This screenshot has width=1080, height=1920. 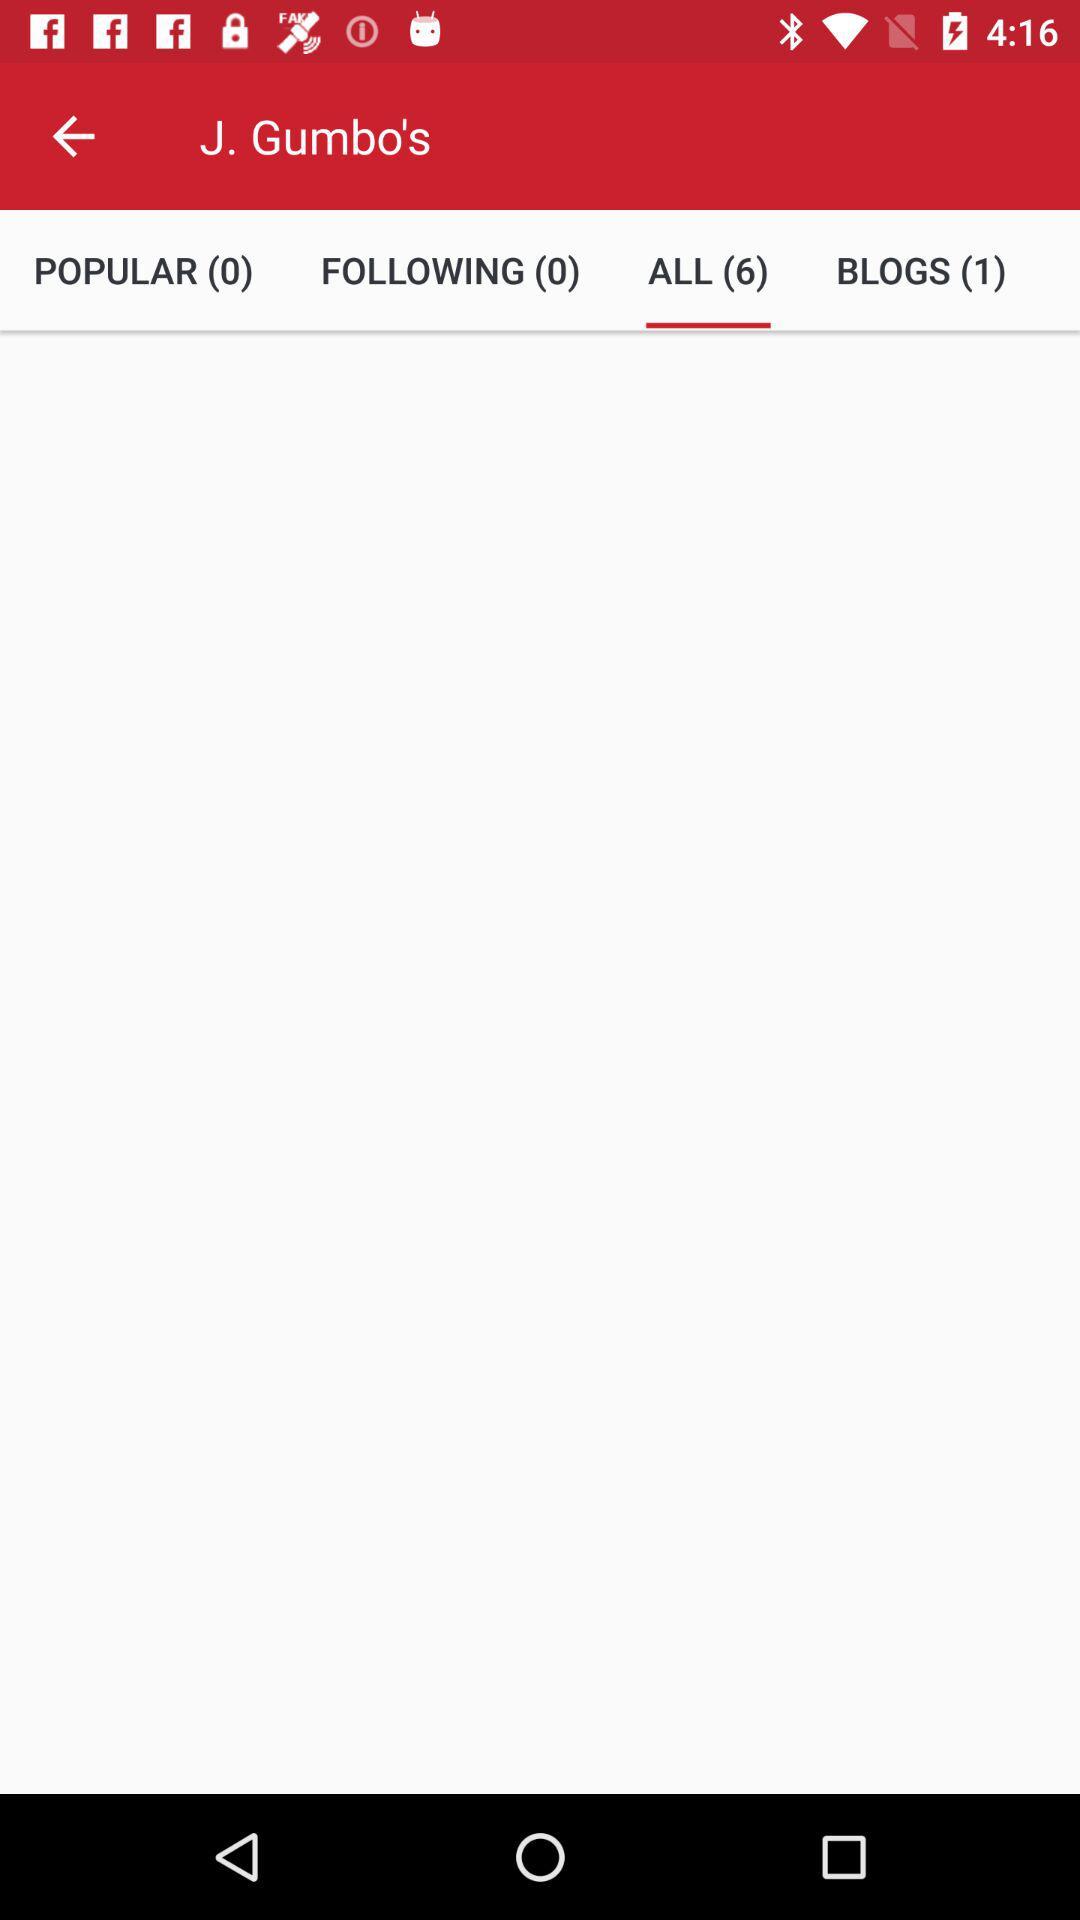 I want to click on icon next to all (6) item, so click(x=921, y=269).